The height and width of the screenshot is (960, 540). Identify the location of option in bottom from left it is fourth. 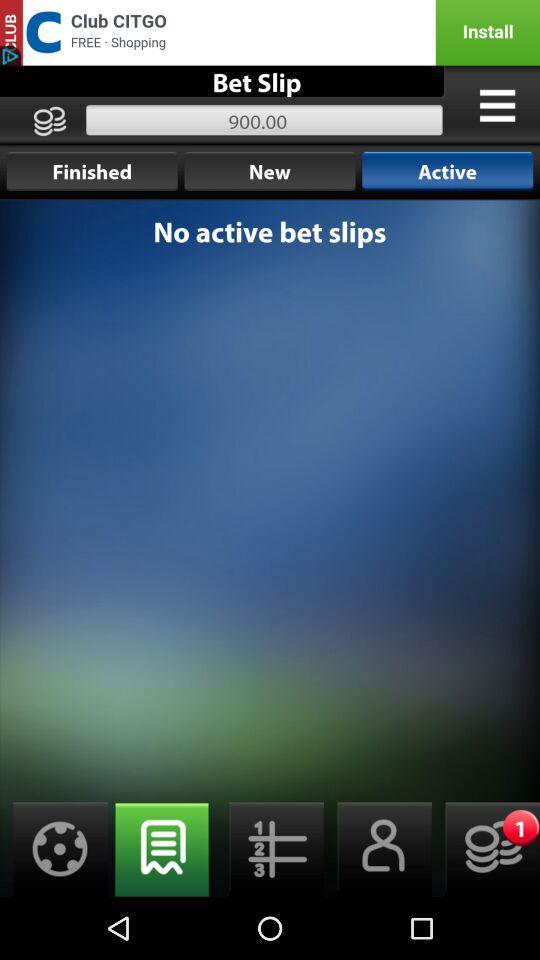
(378, 848).